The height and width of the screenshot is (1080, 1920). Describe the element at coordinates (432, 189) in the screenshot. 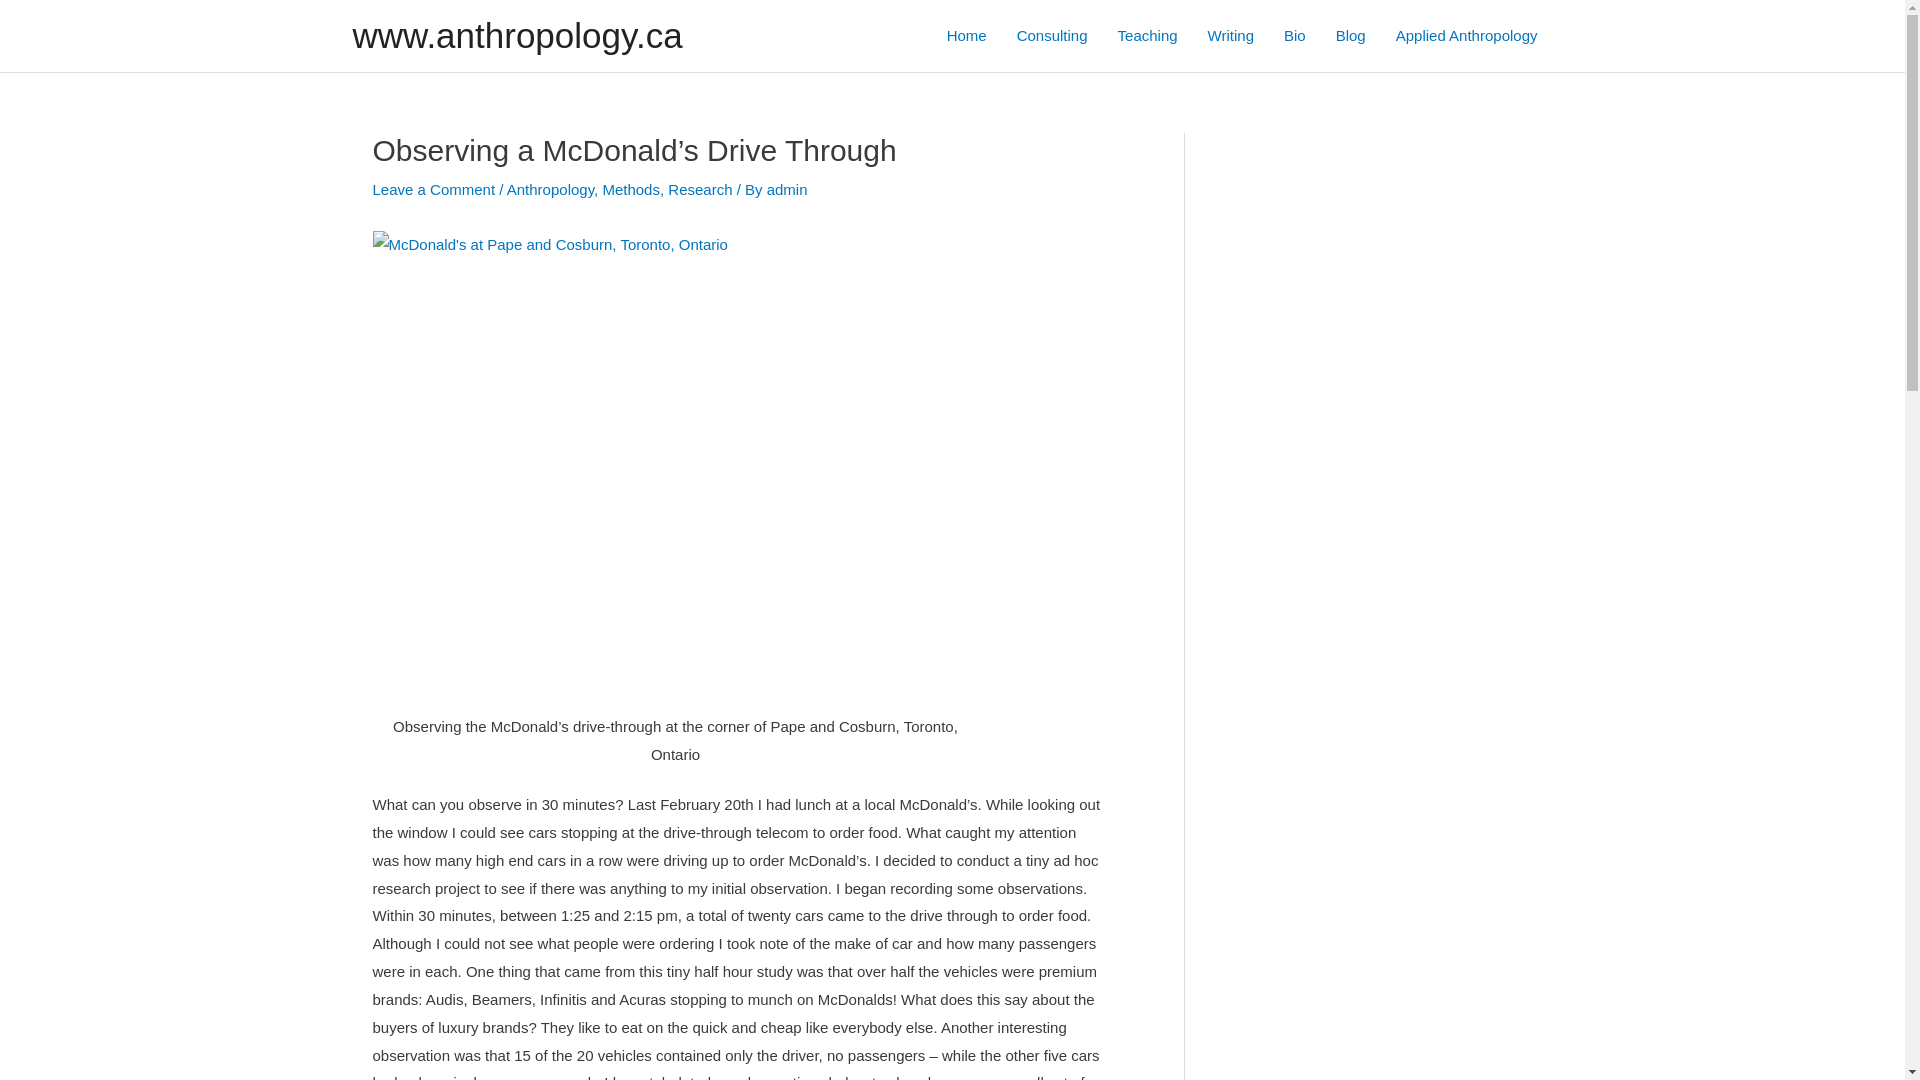

I see `'Leave a Comment'` at that location.